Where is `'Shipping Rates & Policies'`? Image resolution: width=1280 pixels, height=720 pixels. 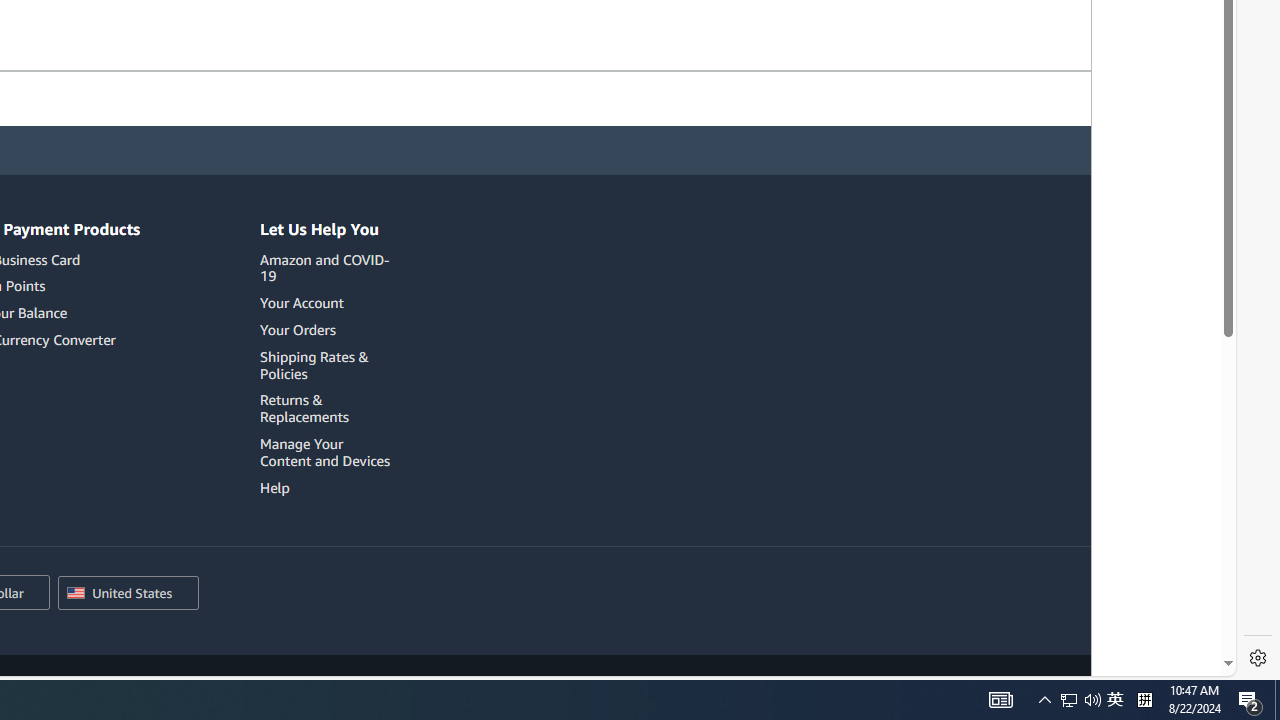 'Shipping Rates & Policies' is located at coordinates (313, 365).